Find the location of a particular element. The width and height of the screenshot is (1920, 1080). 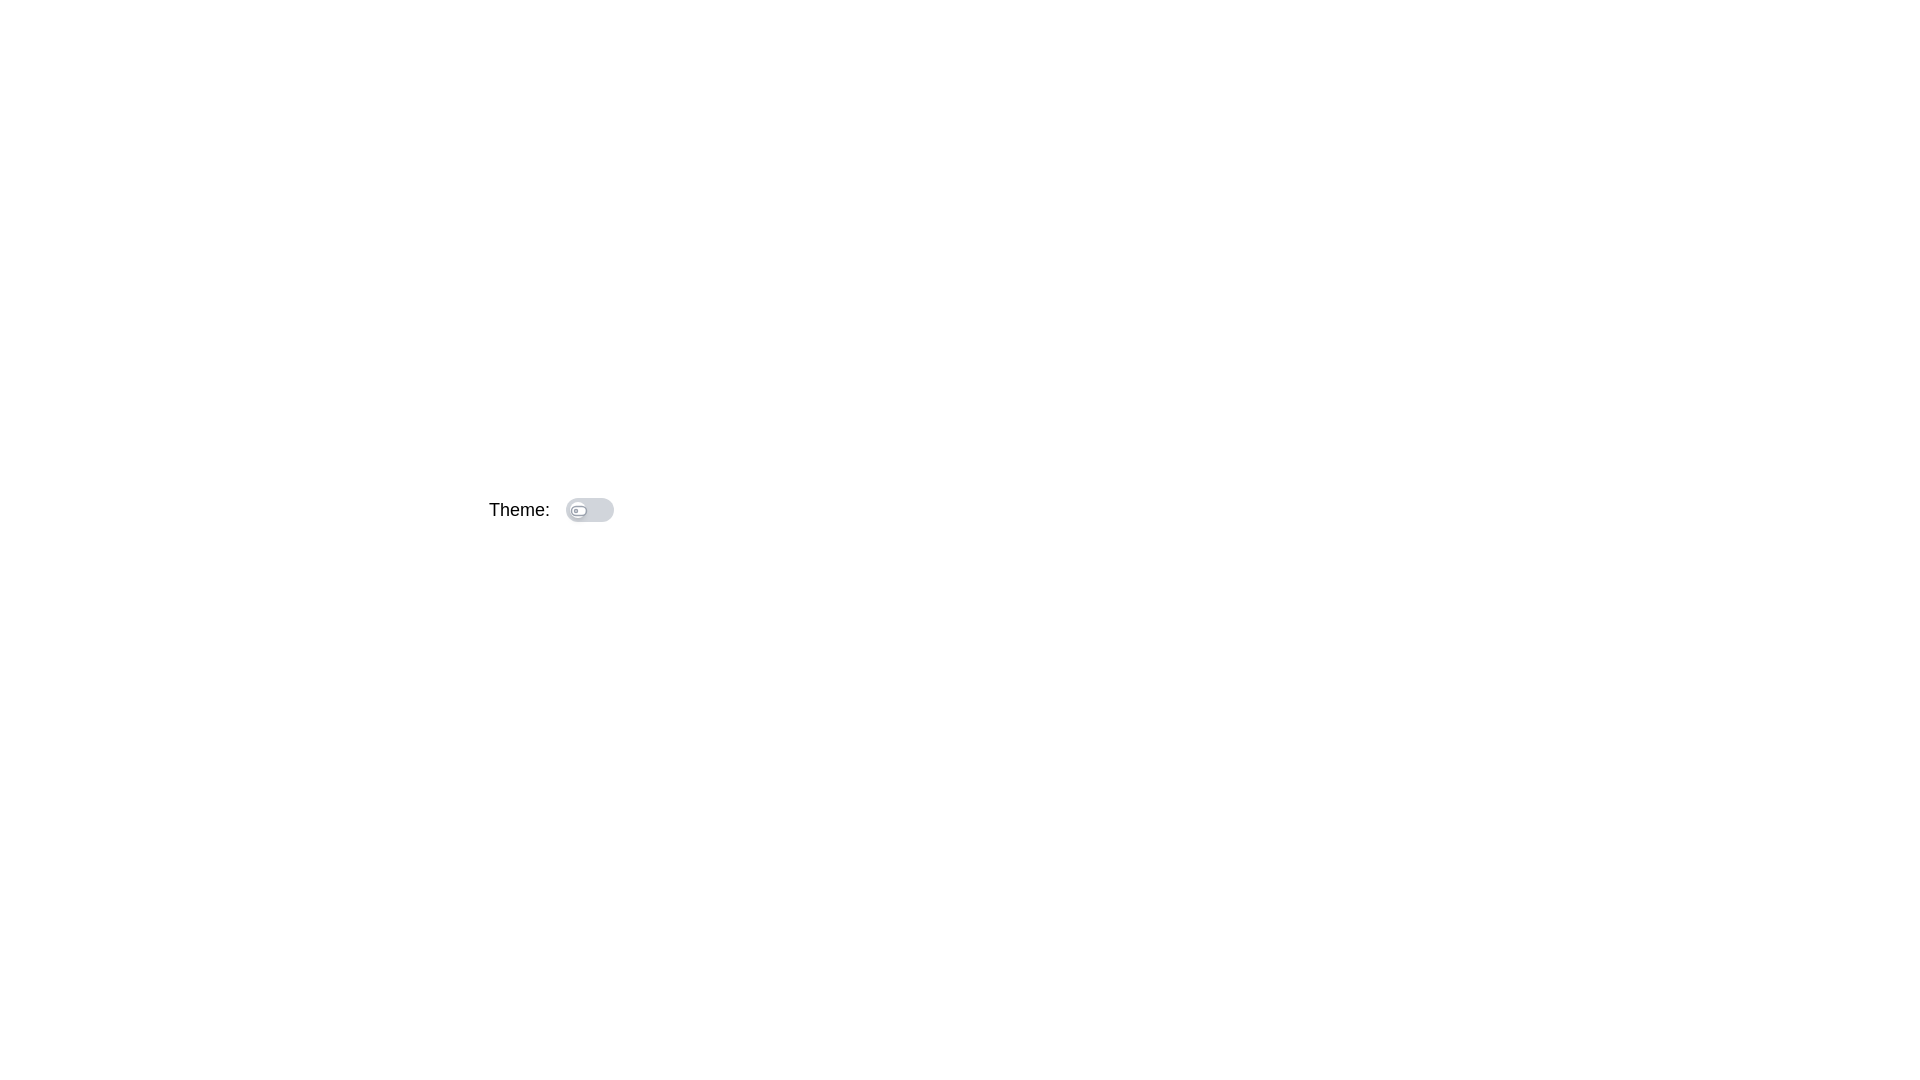

the toggle switch located next to the 'Theme:' label is located at coordinates (589, 508).